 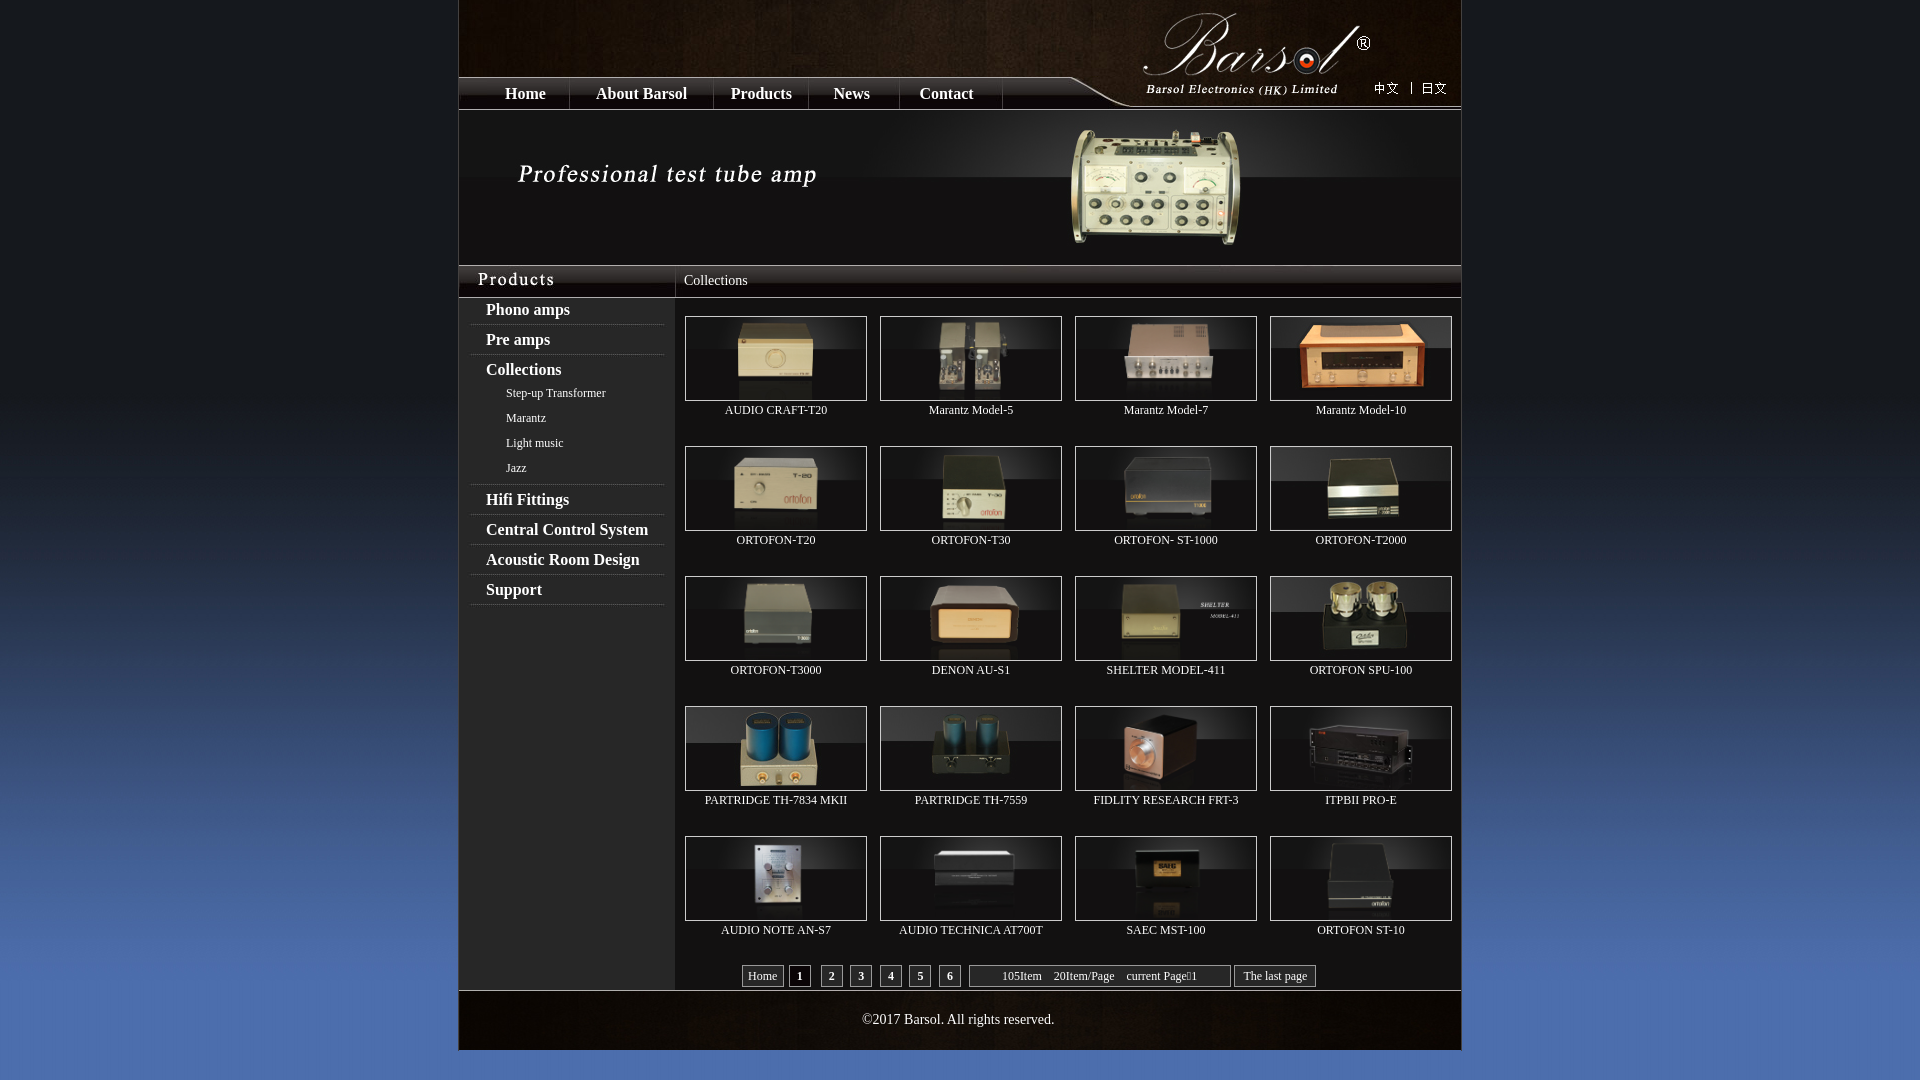 What do you see at coordinates (565, 559) in the screenshot?
I see `'Acoustic Room Design'` at bounding box center [565, 559].